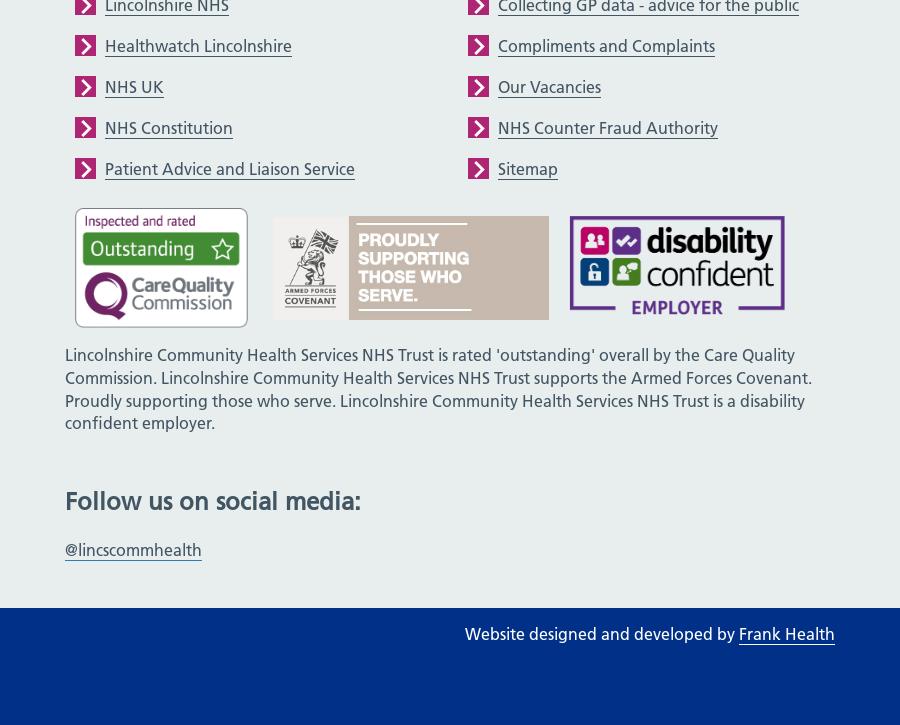 This screenshot has width=900, height=725. I want to click on 'NHS UK', so click(104, 85).